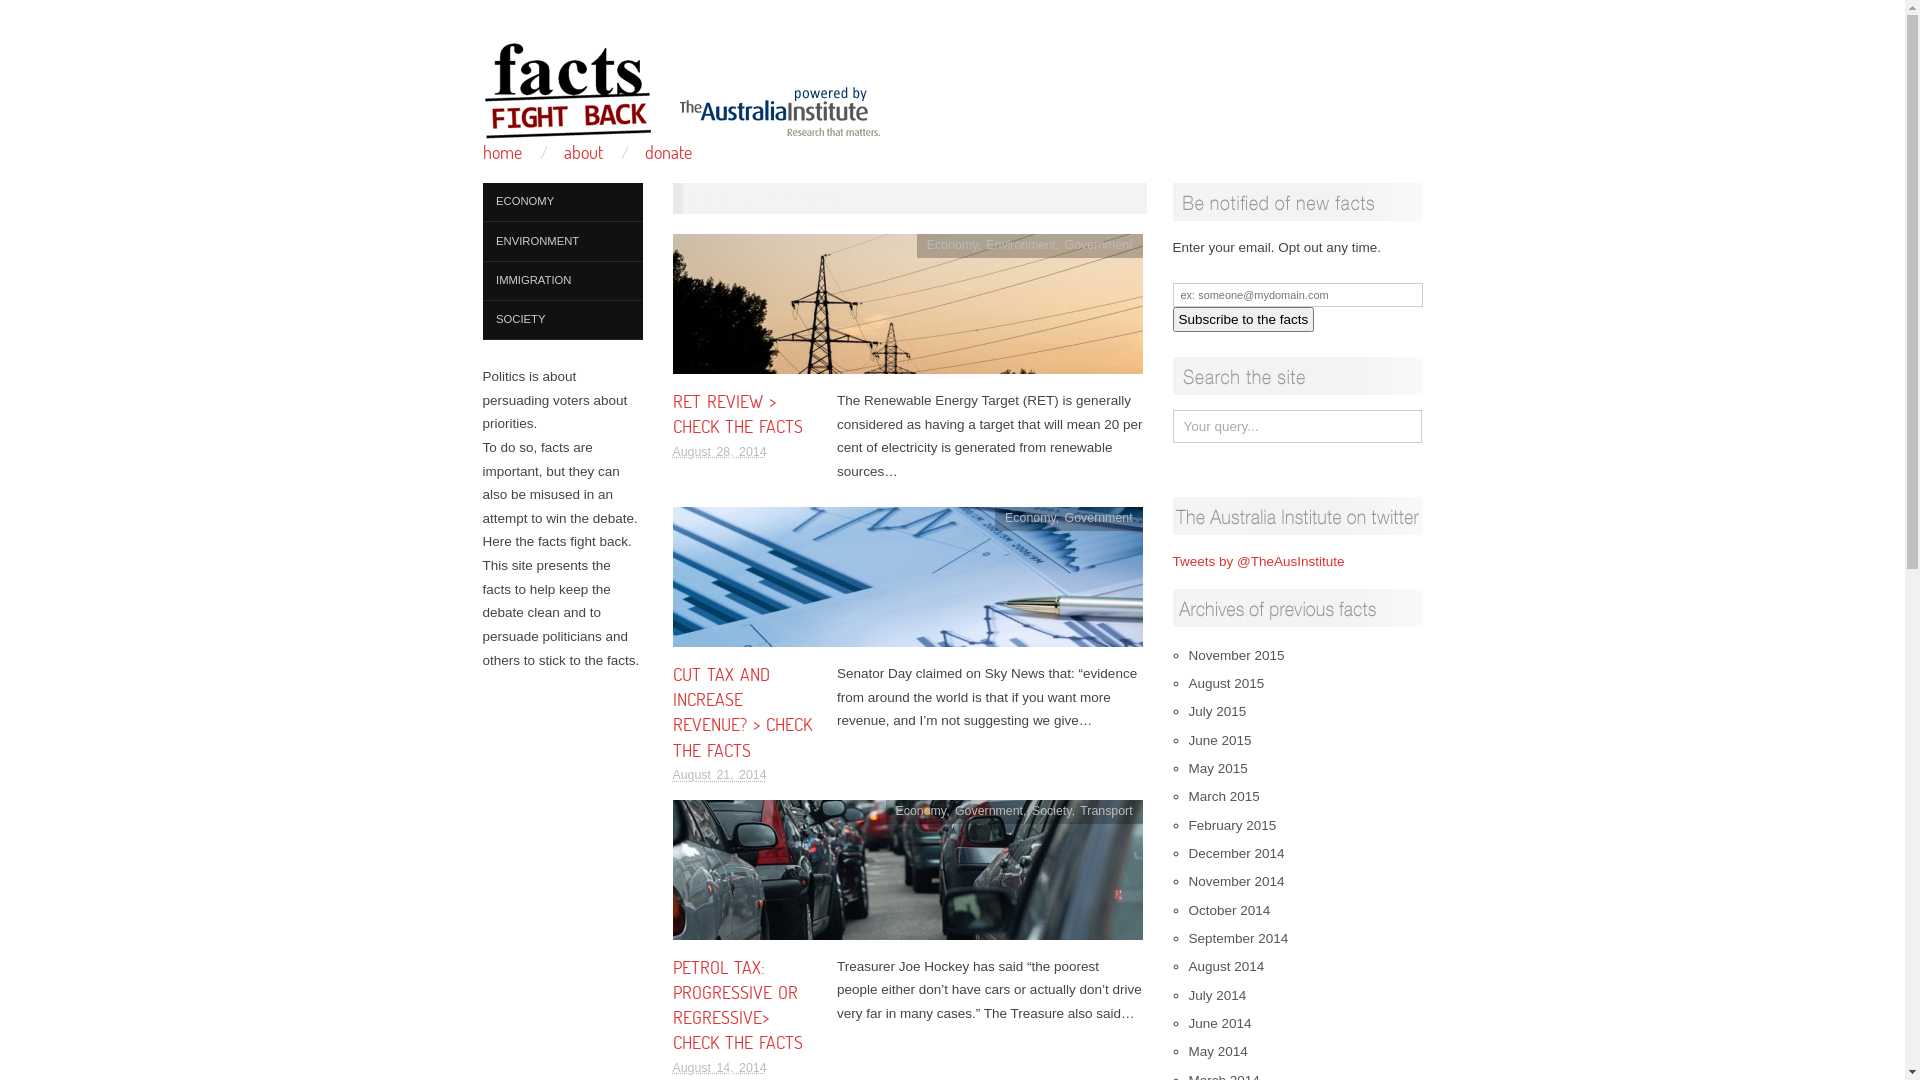 The image size is (1920, 1080). I want to click on 'September 2014', so click(1237, 938).